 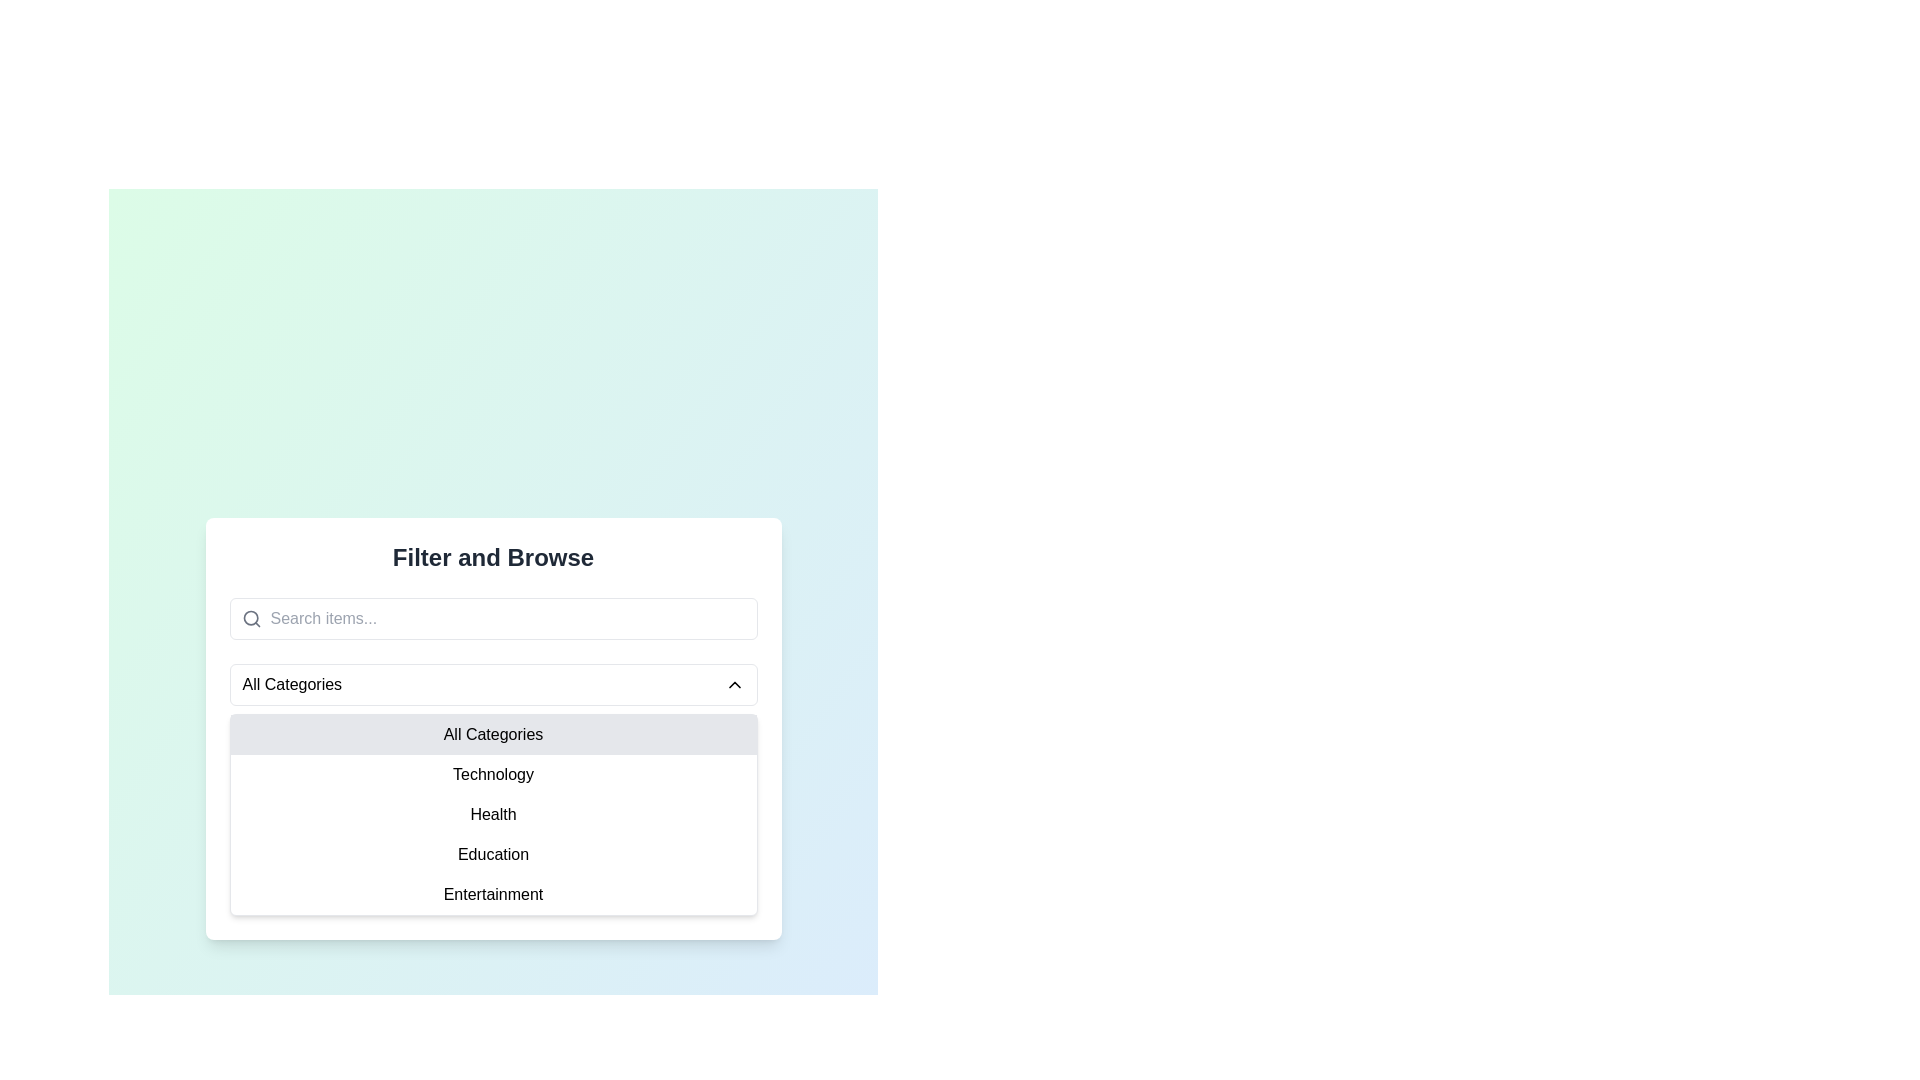 What do you see at coordinates (493, 735) in the screenshot?
I see `the first selectable list item used for filtering categories, located below the search bar and above the 'Technology' option` at bounding box center [493, 735].